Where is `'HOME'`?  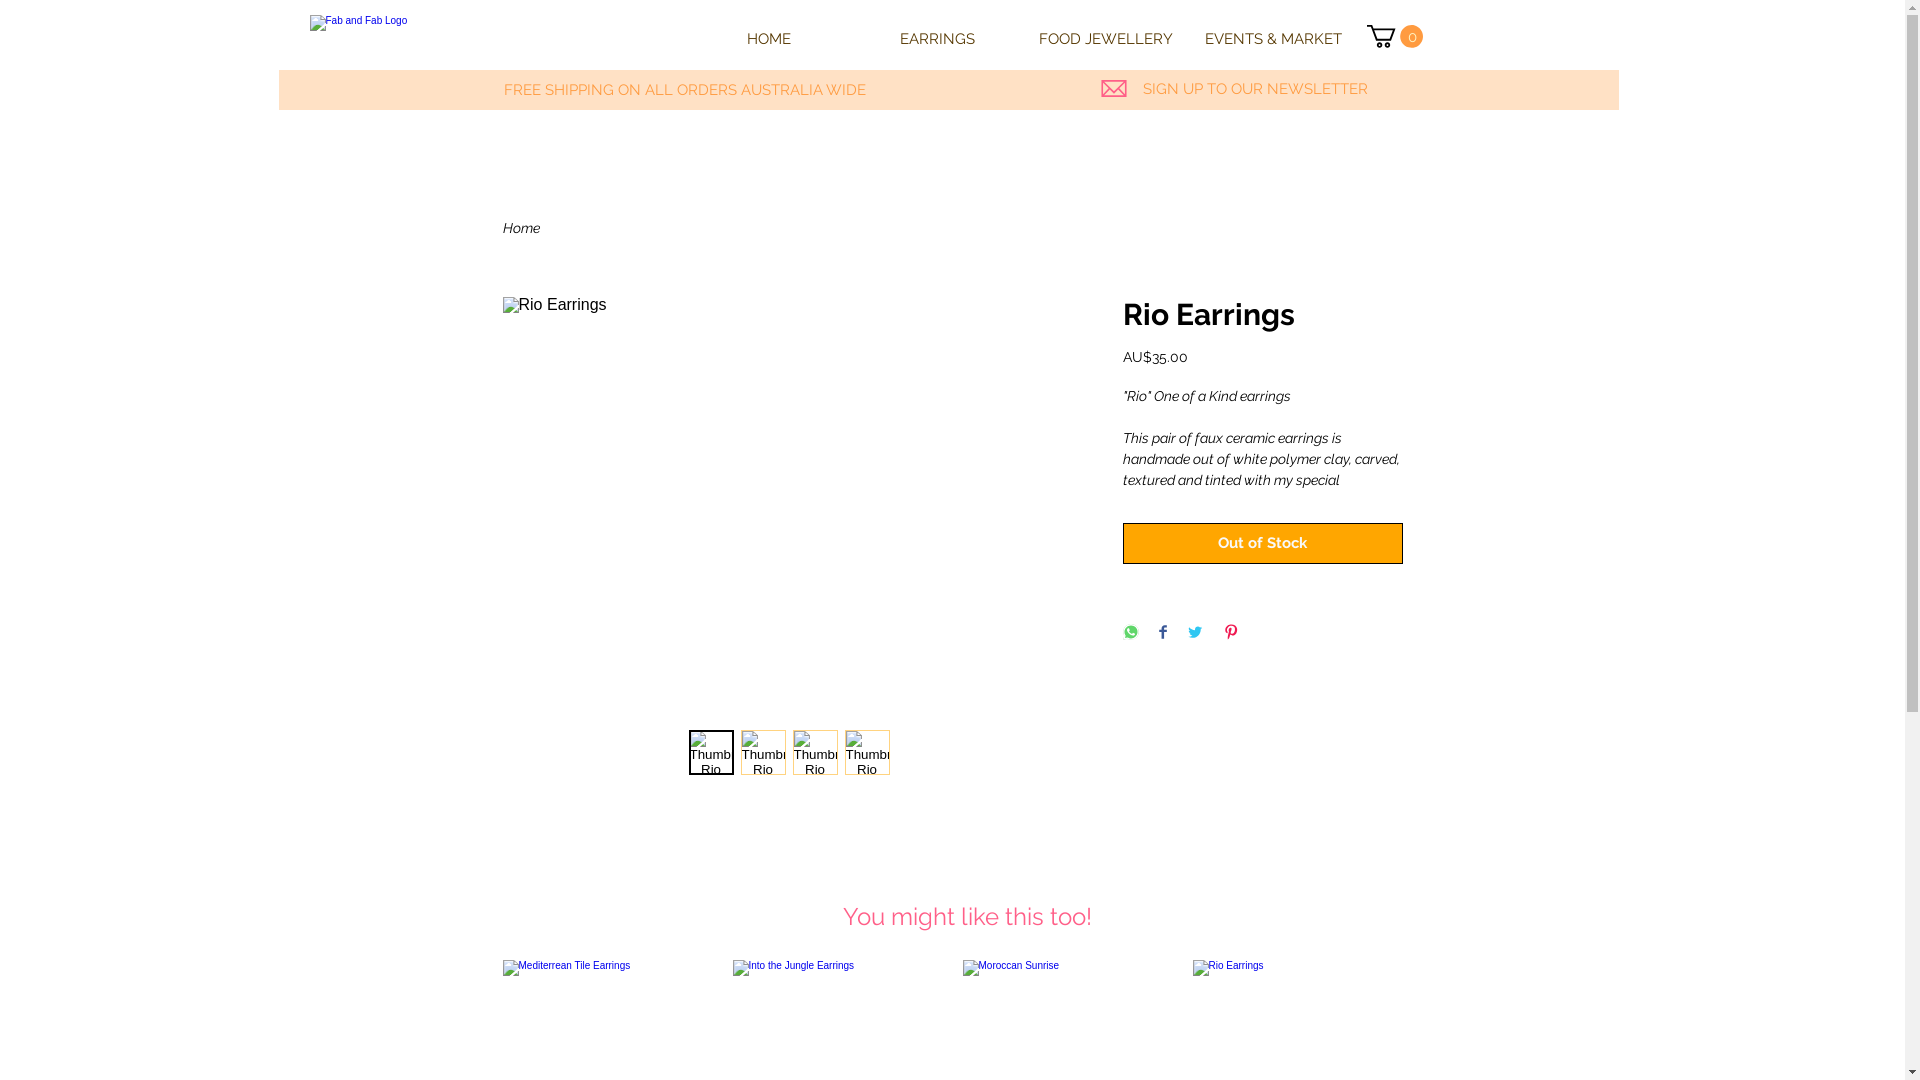 'HOME' is located at coordinates (767, 39).